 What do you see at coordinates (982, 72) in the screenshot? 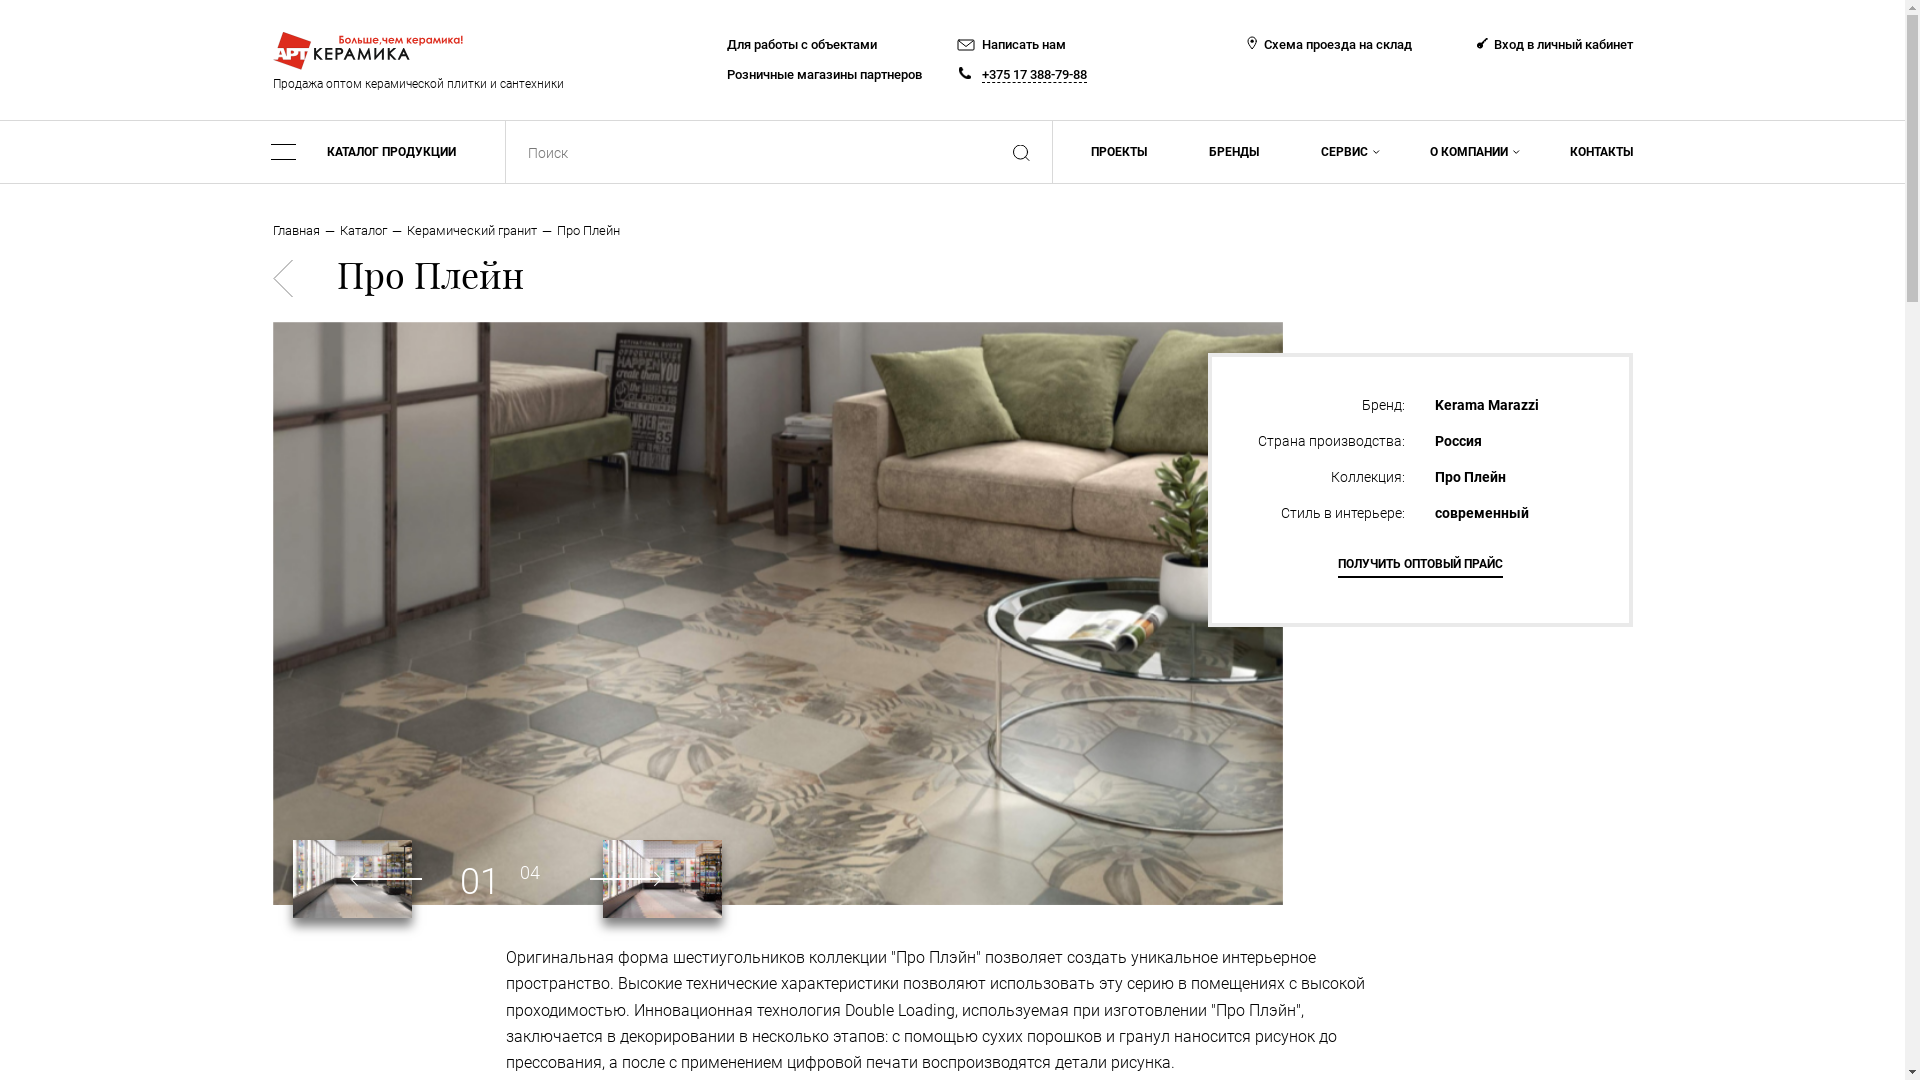
I see `'+375 17 388-79-88'` at bounding box center [982, 72].